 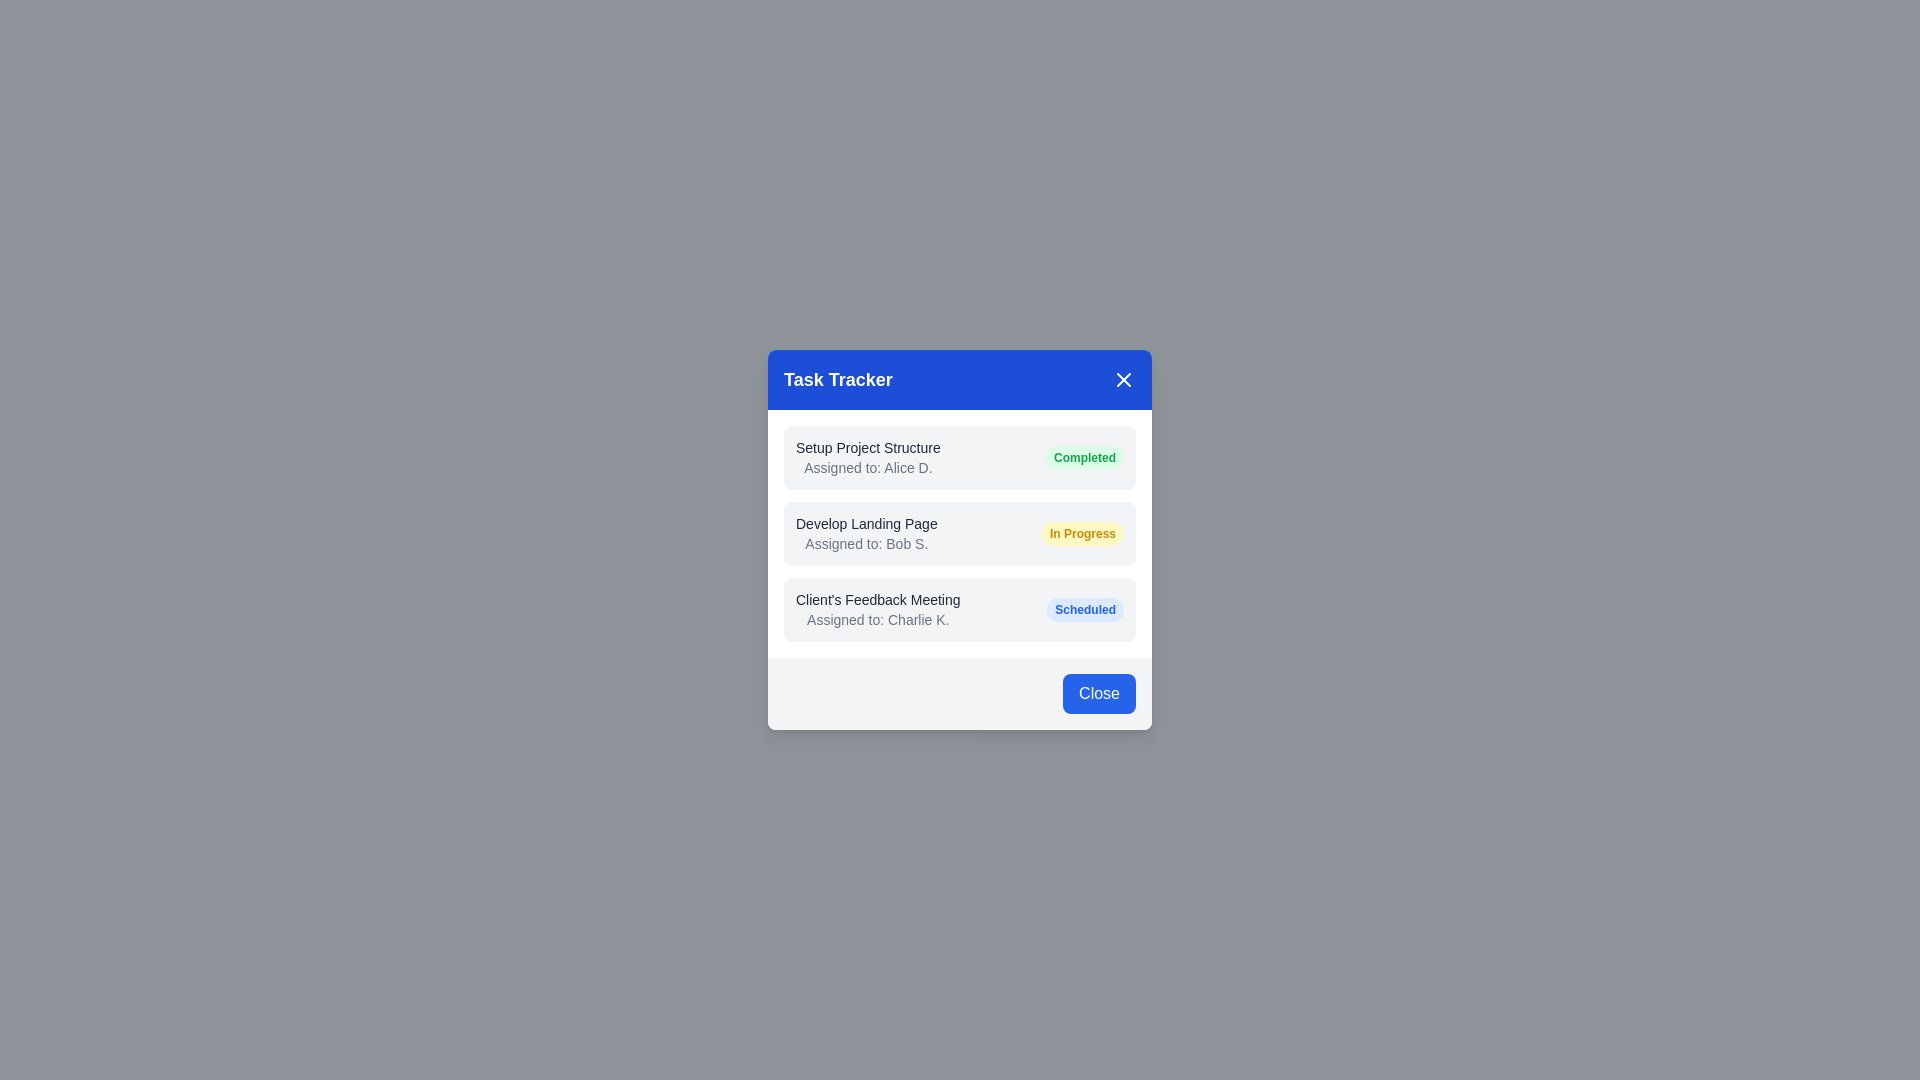 What do you see at coordinates (1123, 380) in the screenshot?
I see `the close button in the header of the TaskTrackingDialog` at bounding box center [1123, 380].